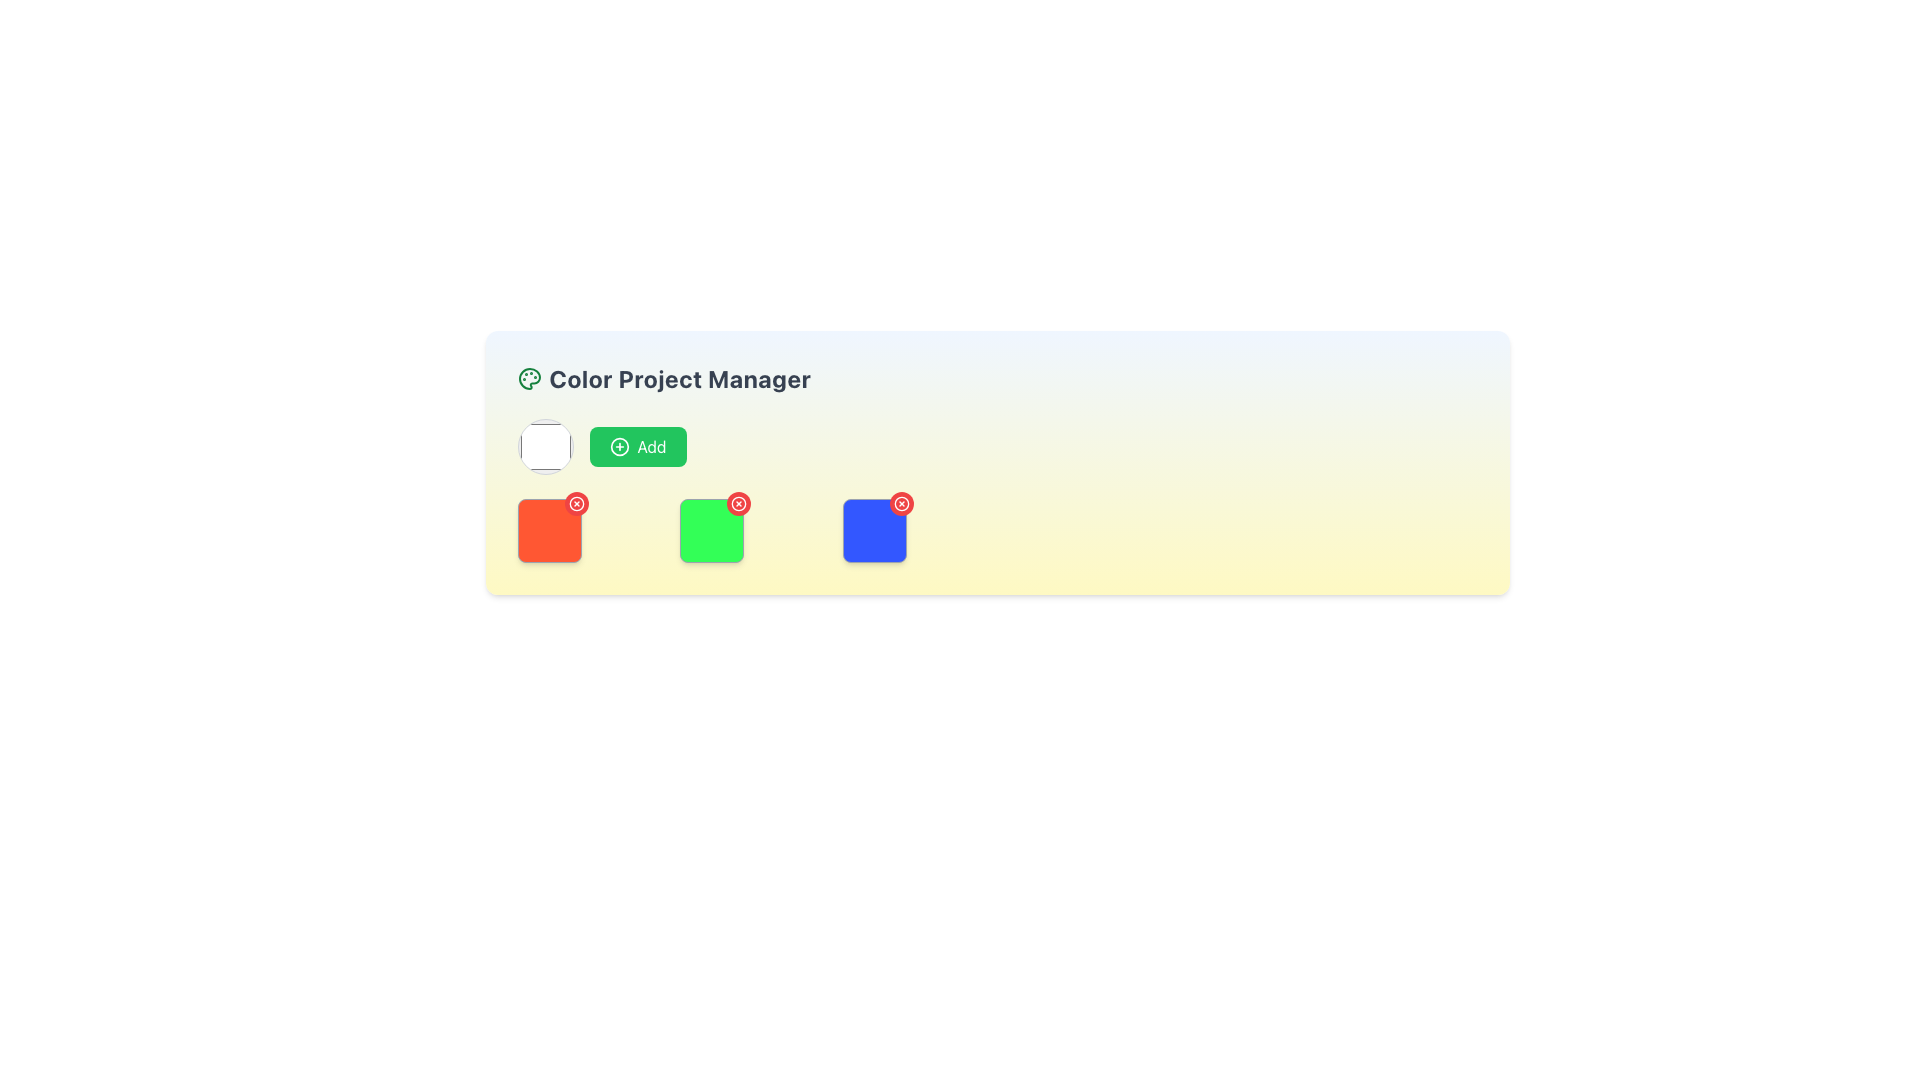  What do you see at coordinates (549, 530) in the screenshot?
I see `the Square UI block with a bright red background and rounded corners` at bounding box center [549, 530].